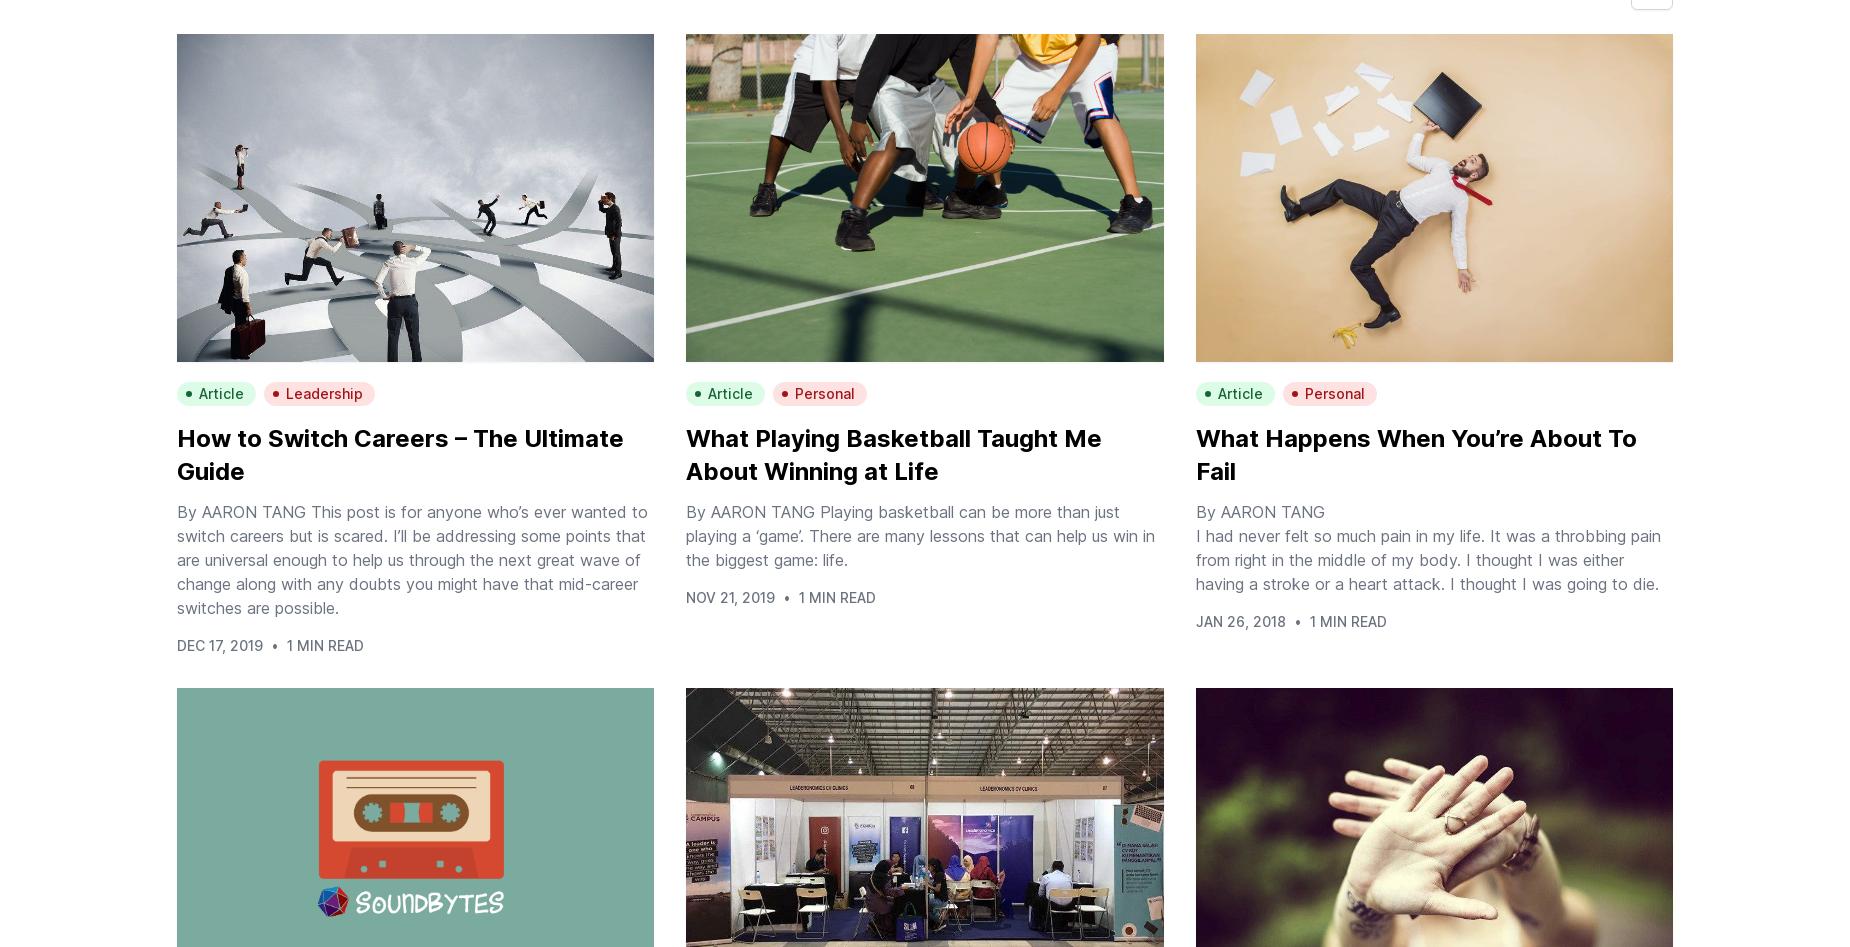 Image resolution: width=1850 pixels, height=947 pixels. What do you see at coordinates (920, 535) in the screenshot?
I see `'By AARON TANG Playing basketball can be more than just playing a ‘game’. There are many lessons that can help us win in the biggest game: life.'` at bounding box center [920, 535].